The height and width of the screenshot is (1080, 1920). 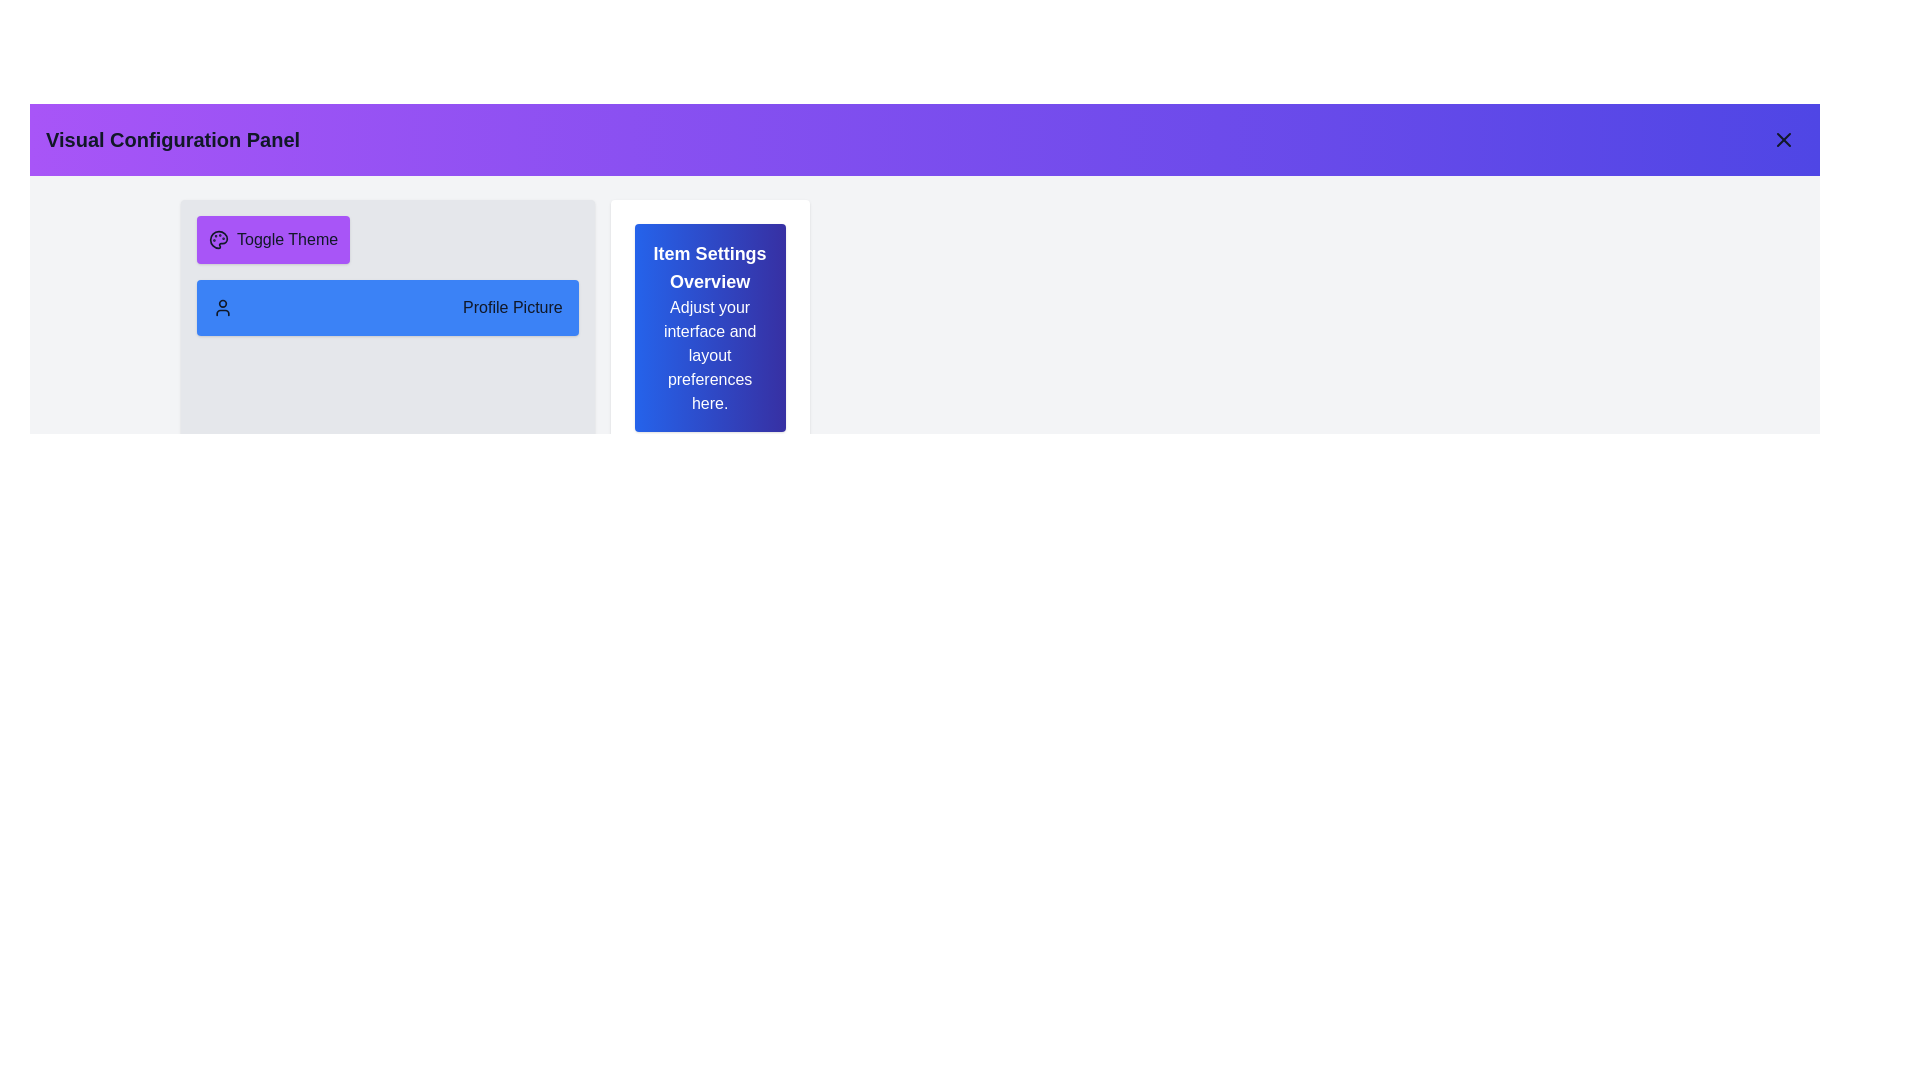 What do you see at coordinates (1784, 138) in the screenshot?
I see `the close button (icon resembling an 'X') located in the top-right corner of the purple header area` at bounding box center [1784, 138].